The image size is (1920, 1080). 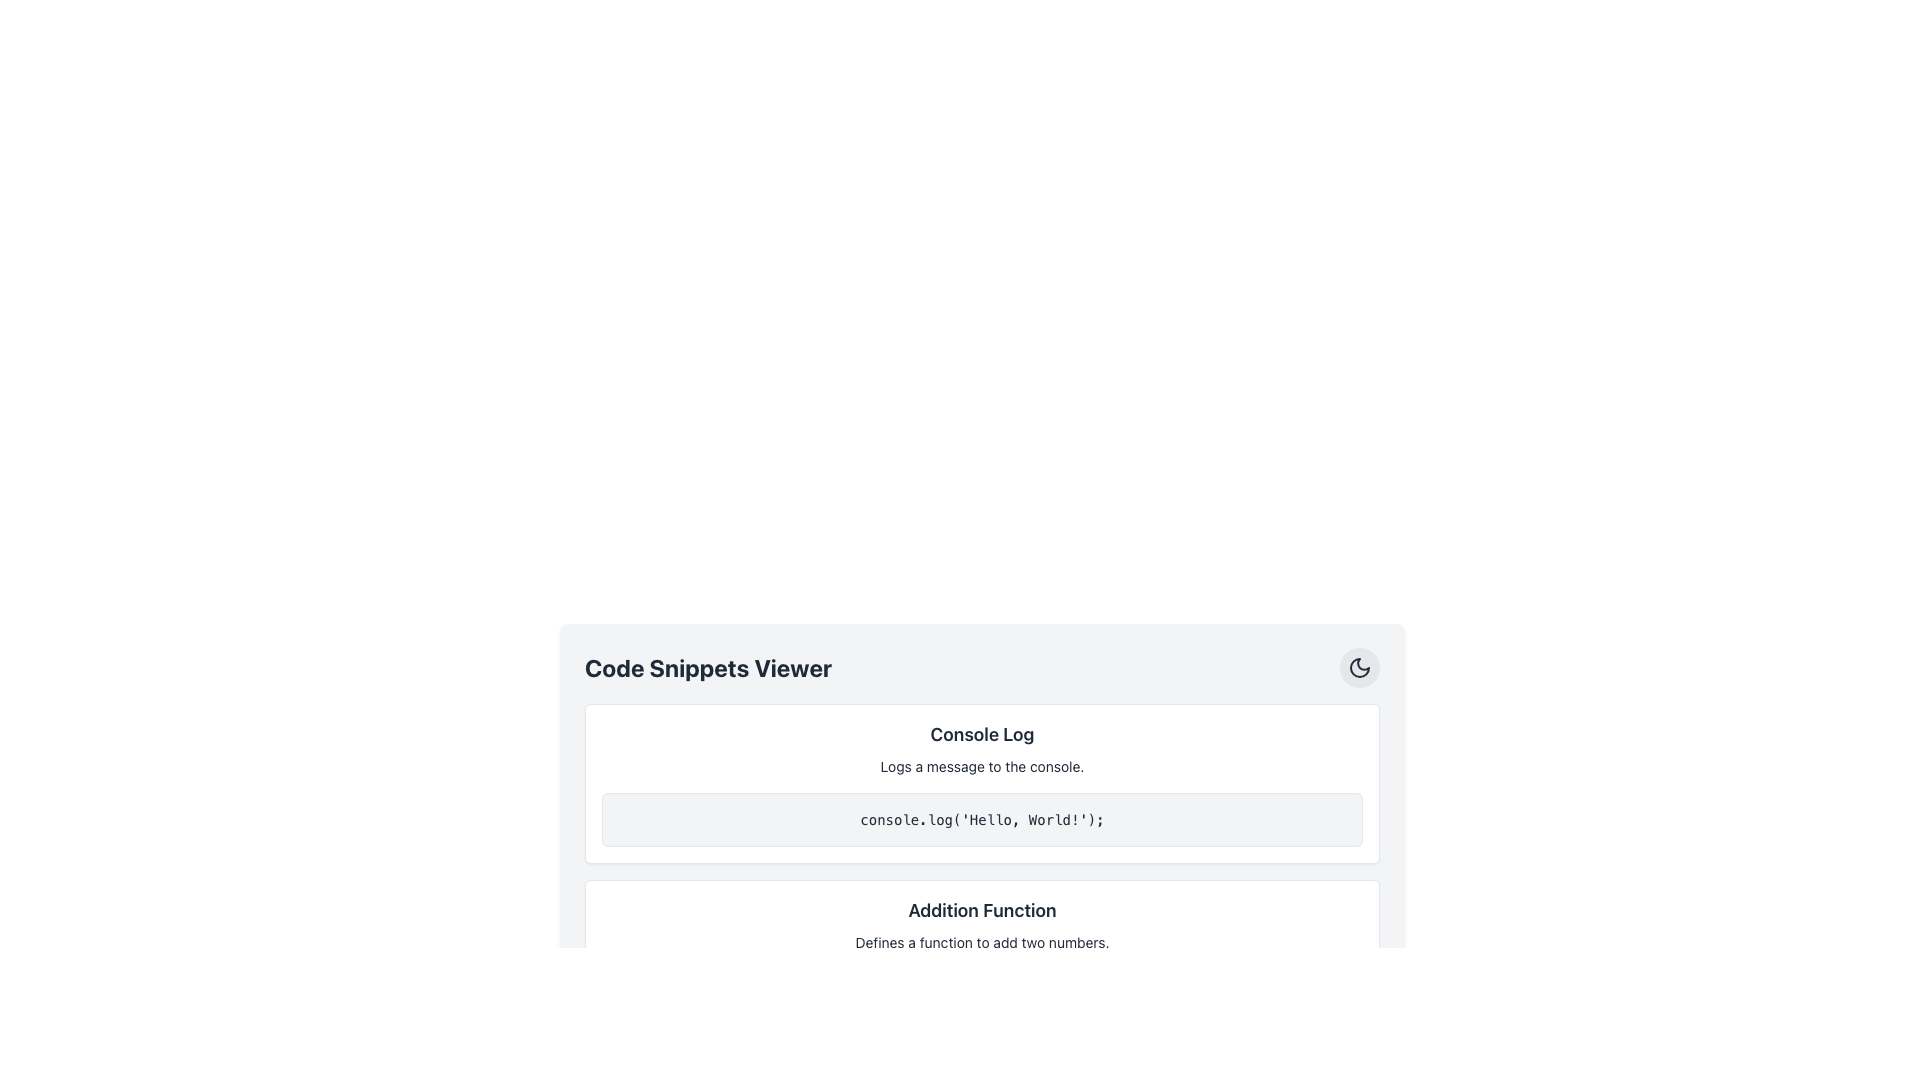 What do you see at coordinates (982, 667) in the screenshot?
I see `the title of the section indicated` at bounding box center [982, 667].